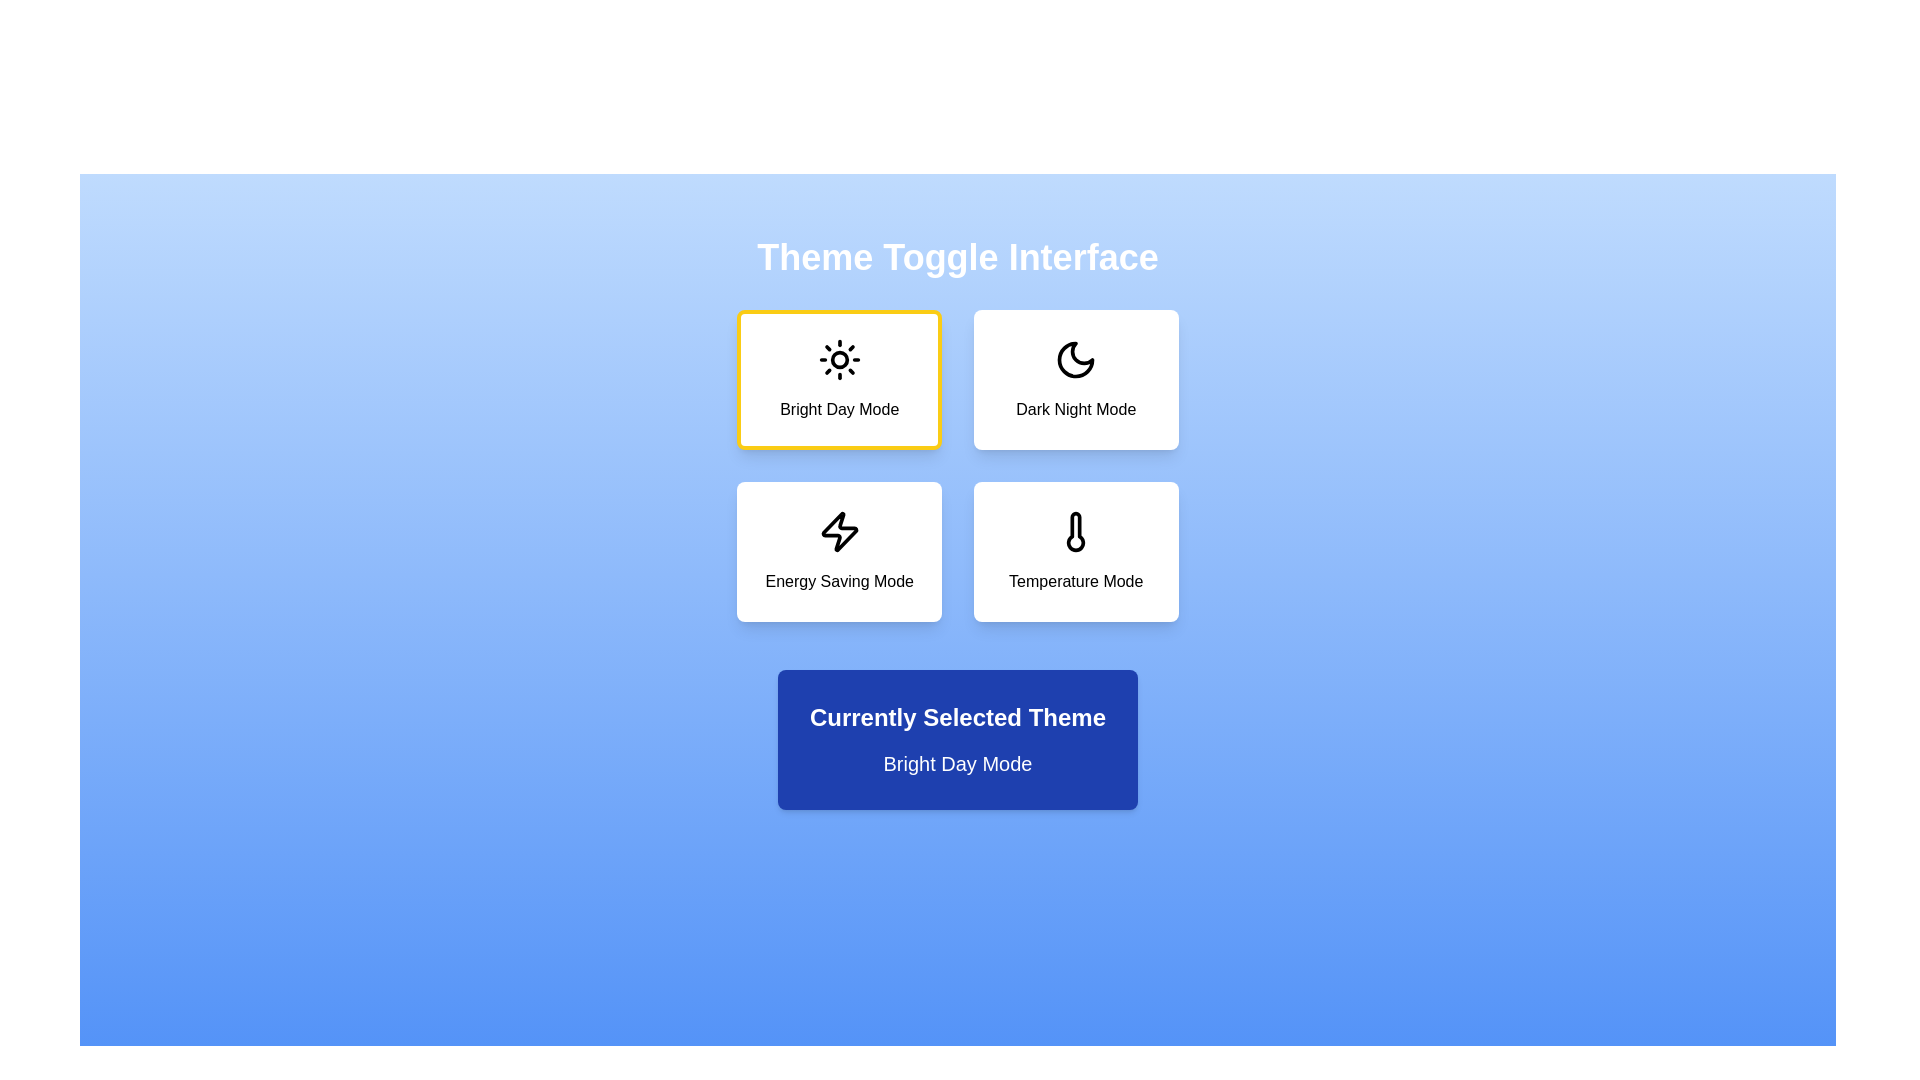  Describe the element at coordinates (1075, 380) in the screenshot. I see `the theme Dark Night Mode by clicking its button` at that location.